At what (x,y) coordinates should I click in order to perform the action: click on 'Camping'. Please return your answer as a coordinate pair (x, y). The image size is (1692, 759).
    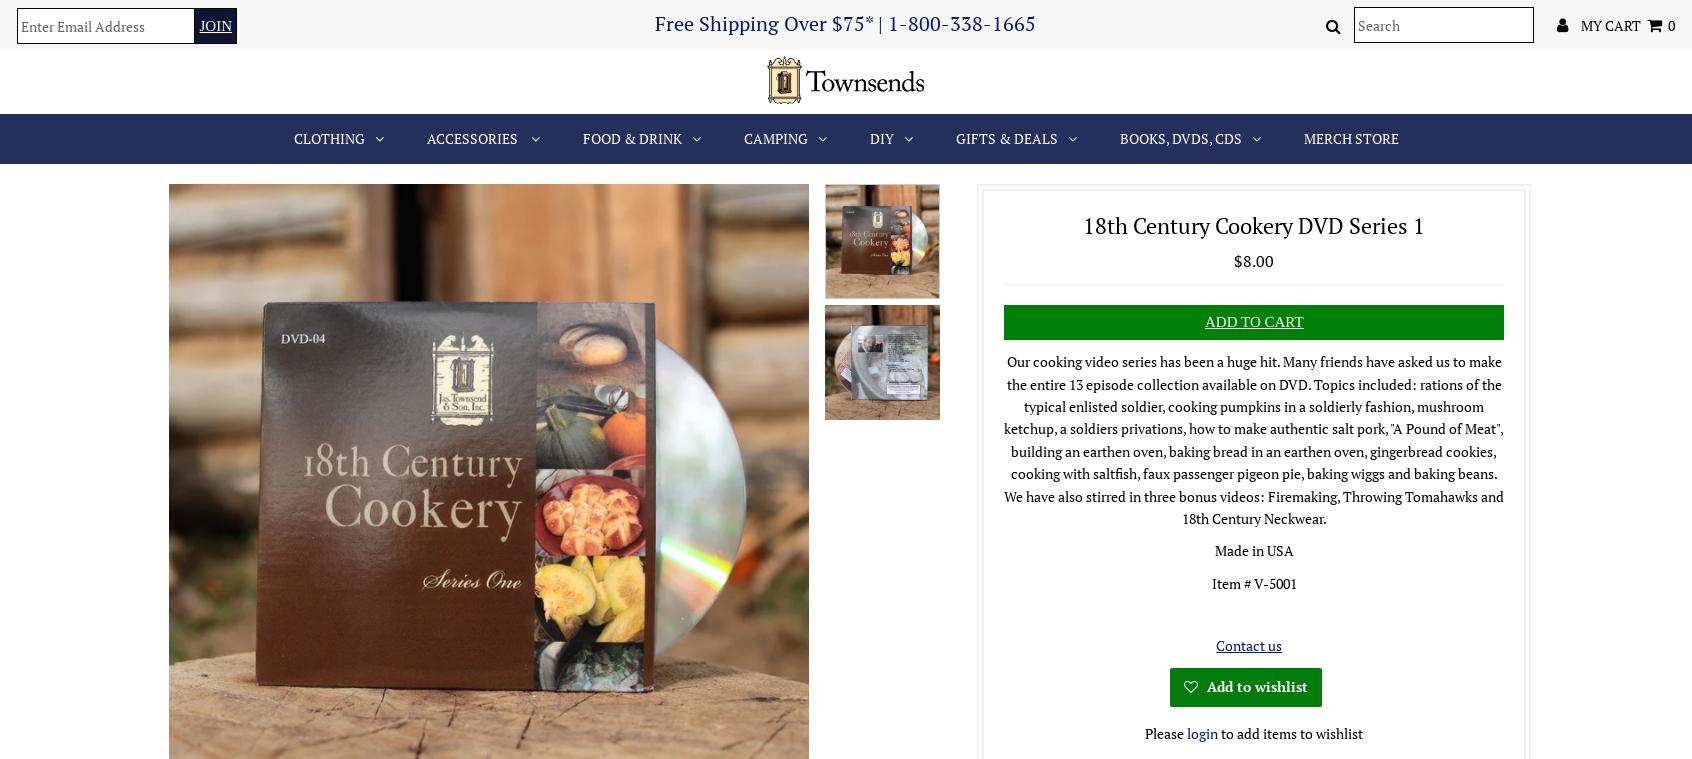
    Looking at the image, I should click on (741, 137).